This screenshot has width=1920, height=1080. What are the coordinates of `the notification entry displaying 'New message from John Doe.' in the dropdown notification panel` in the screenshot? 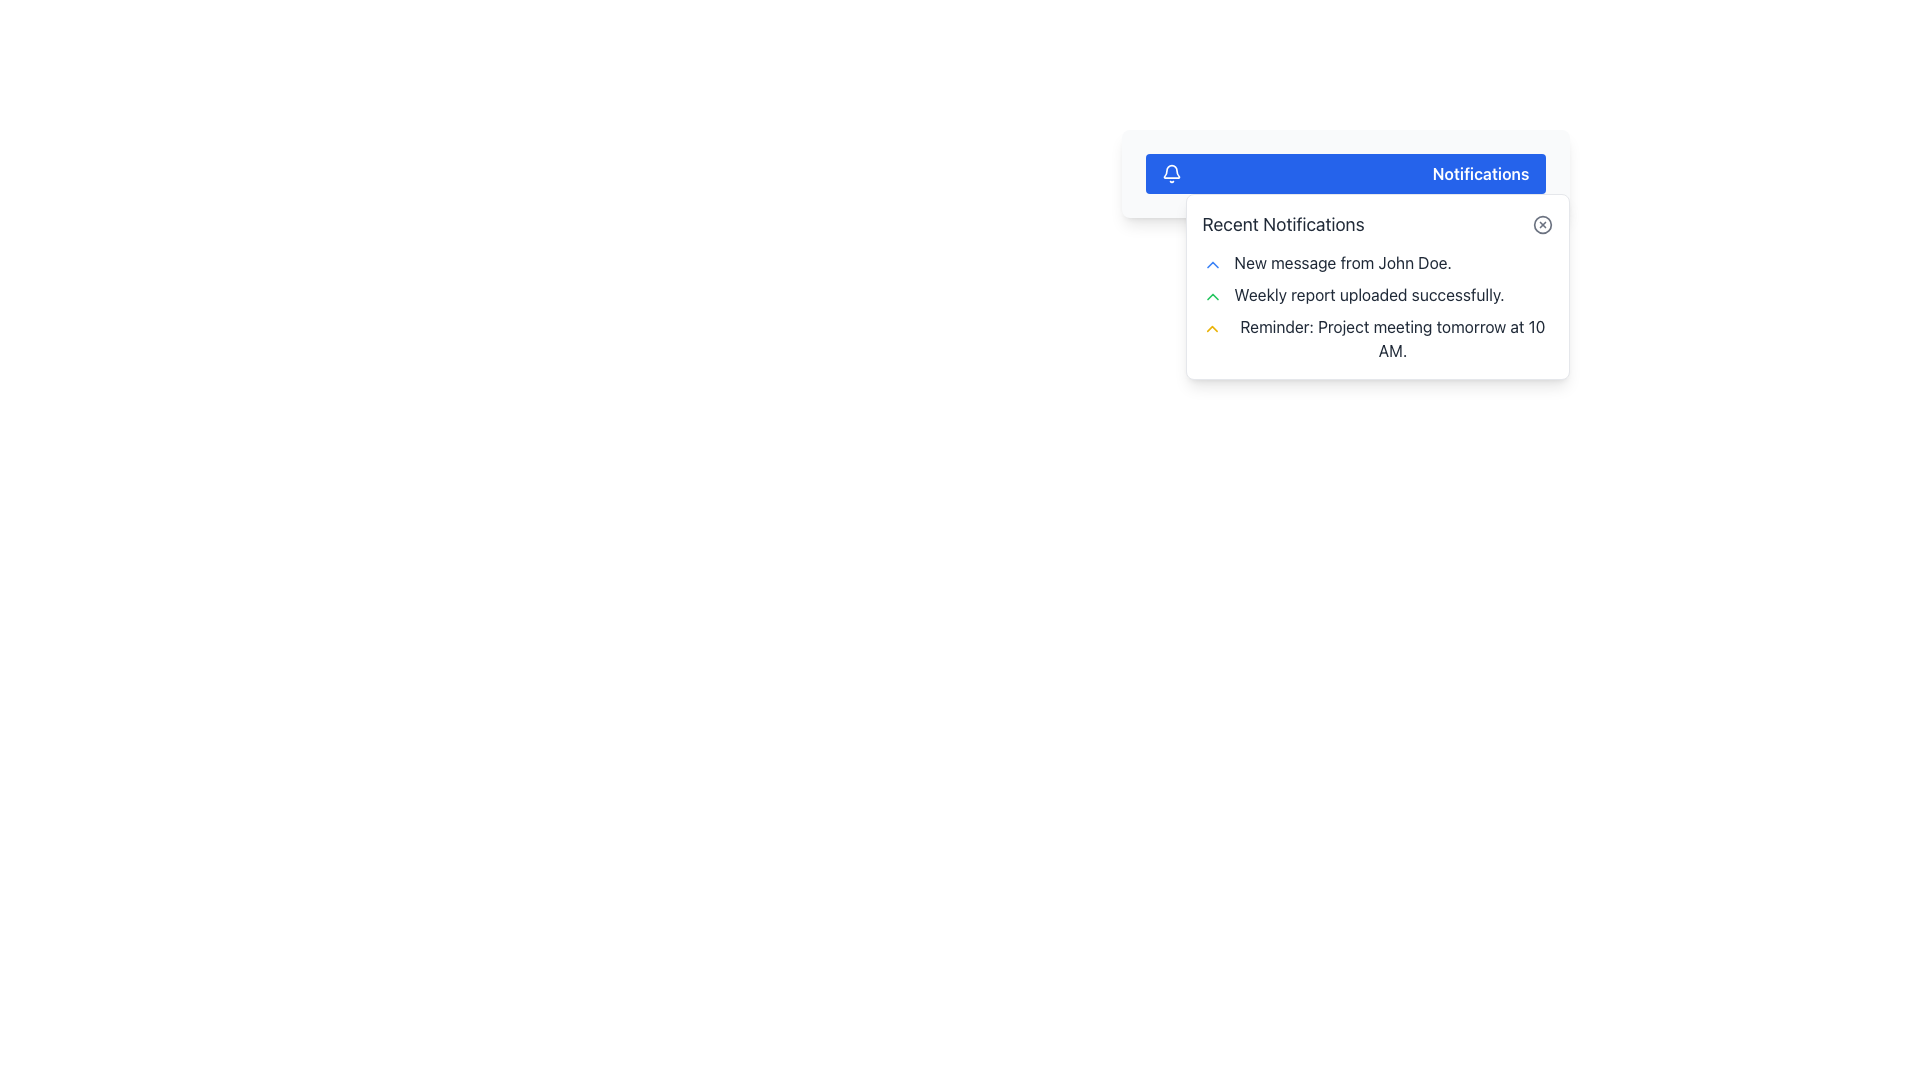 It's located at (1376, 261).